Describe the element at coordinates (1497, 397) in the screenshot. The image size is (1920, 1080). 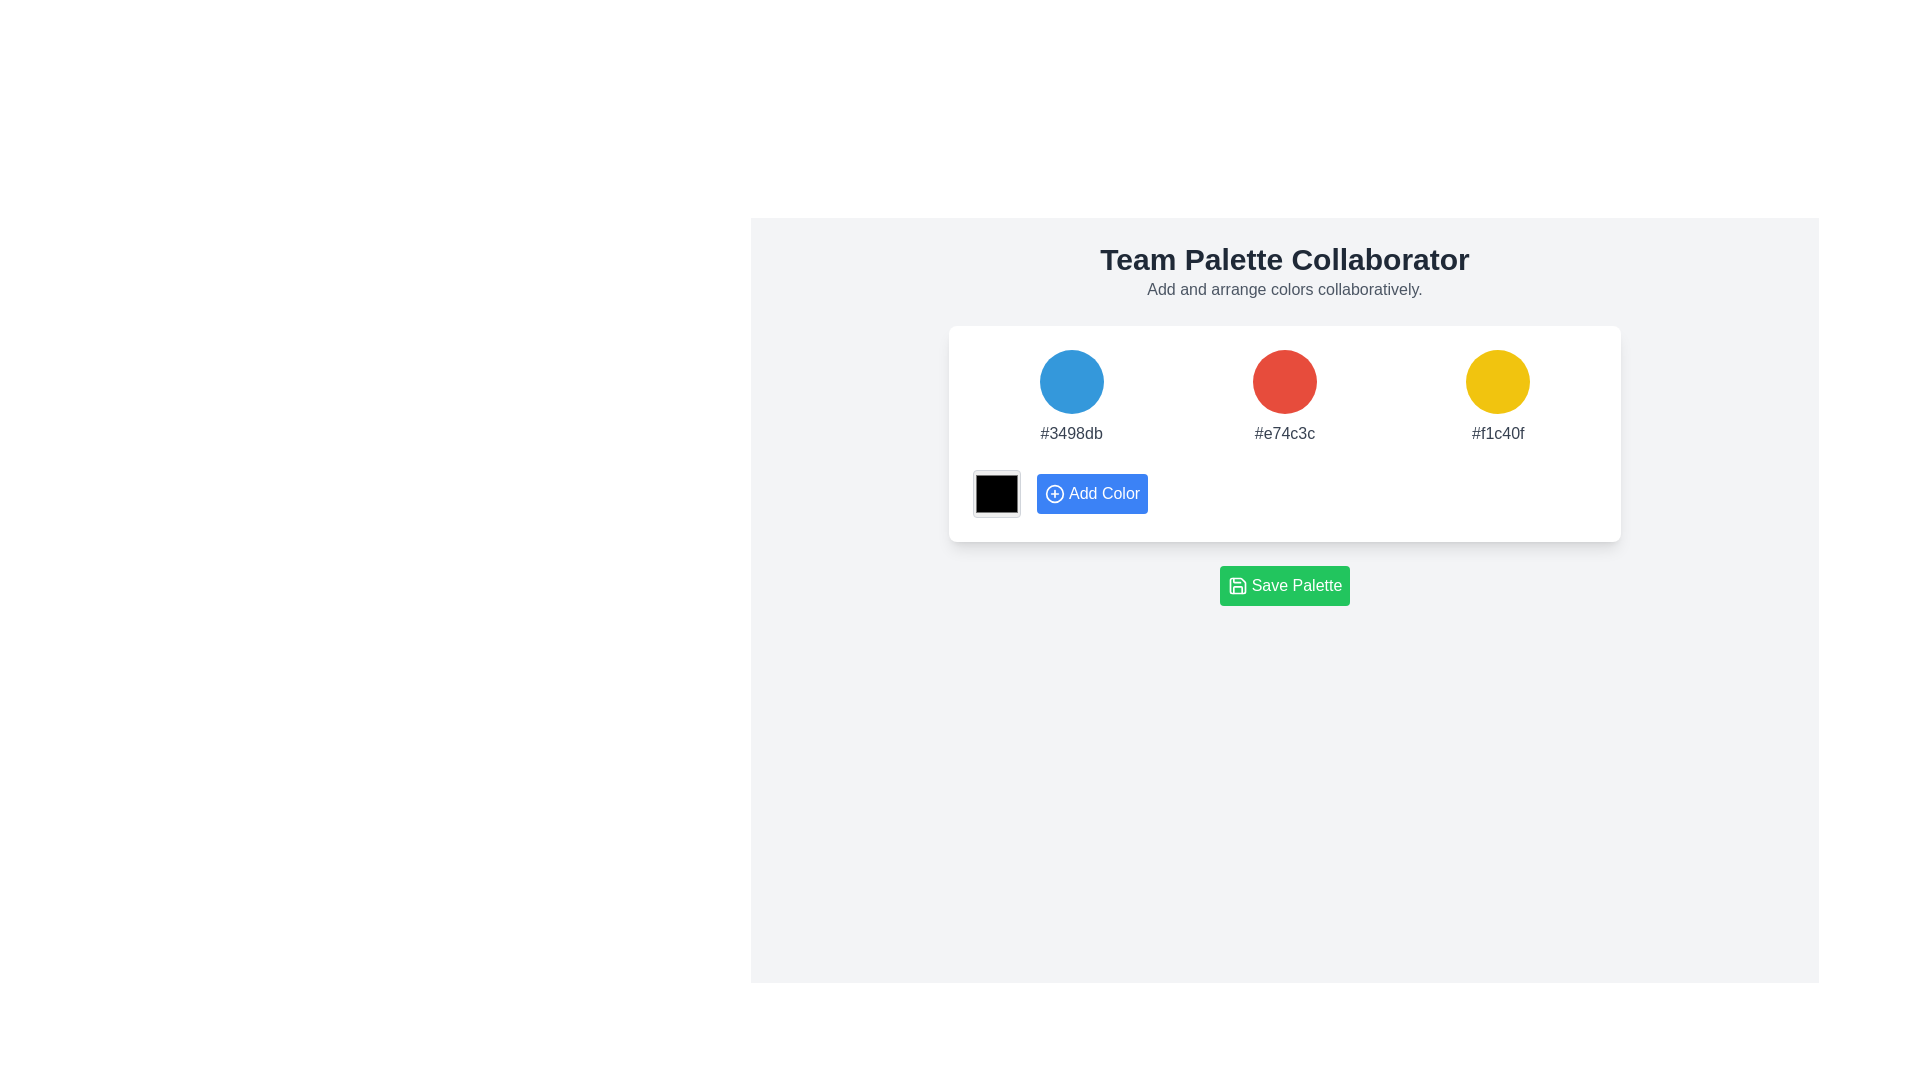
I see `the rightmost color swatch element displaying the yellow color and its corresponding hexadecimal code` at that location.